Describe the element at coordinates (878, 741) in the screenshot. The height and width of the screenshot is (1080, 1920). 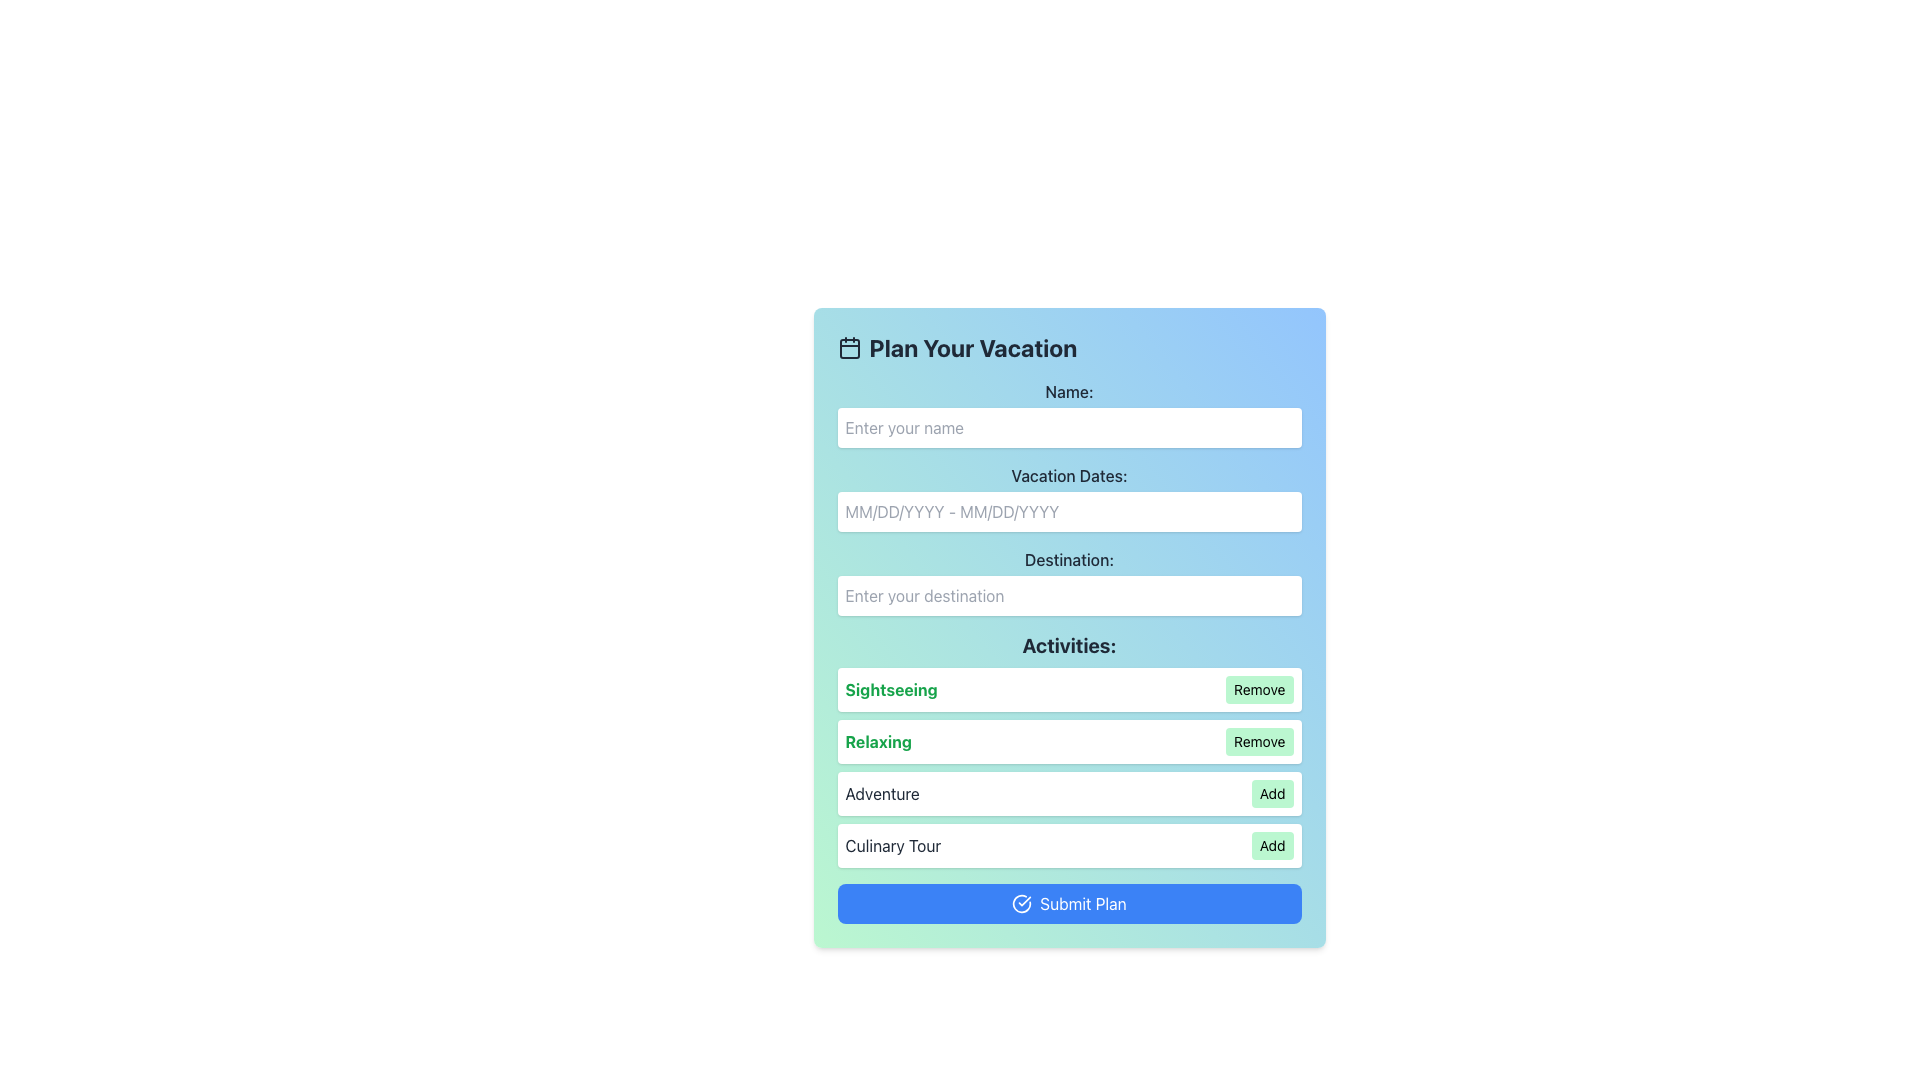
I see `the text label reading 'Relaxing' styled in bold green font, which is located within the box labeled 'RelaxingRemove', positioned second from the top in the activities list under the heading 'Activities'` at that location.